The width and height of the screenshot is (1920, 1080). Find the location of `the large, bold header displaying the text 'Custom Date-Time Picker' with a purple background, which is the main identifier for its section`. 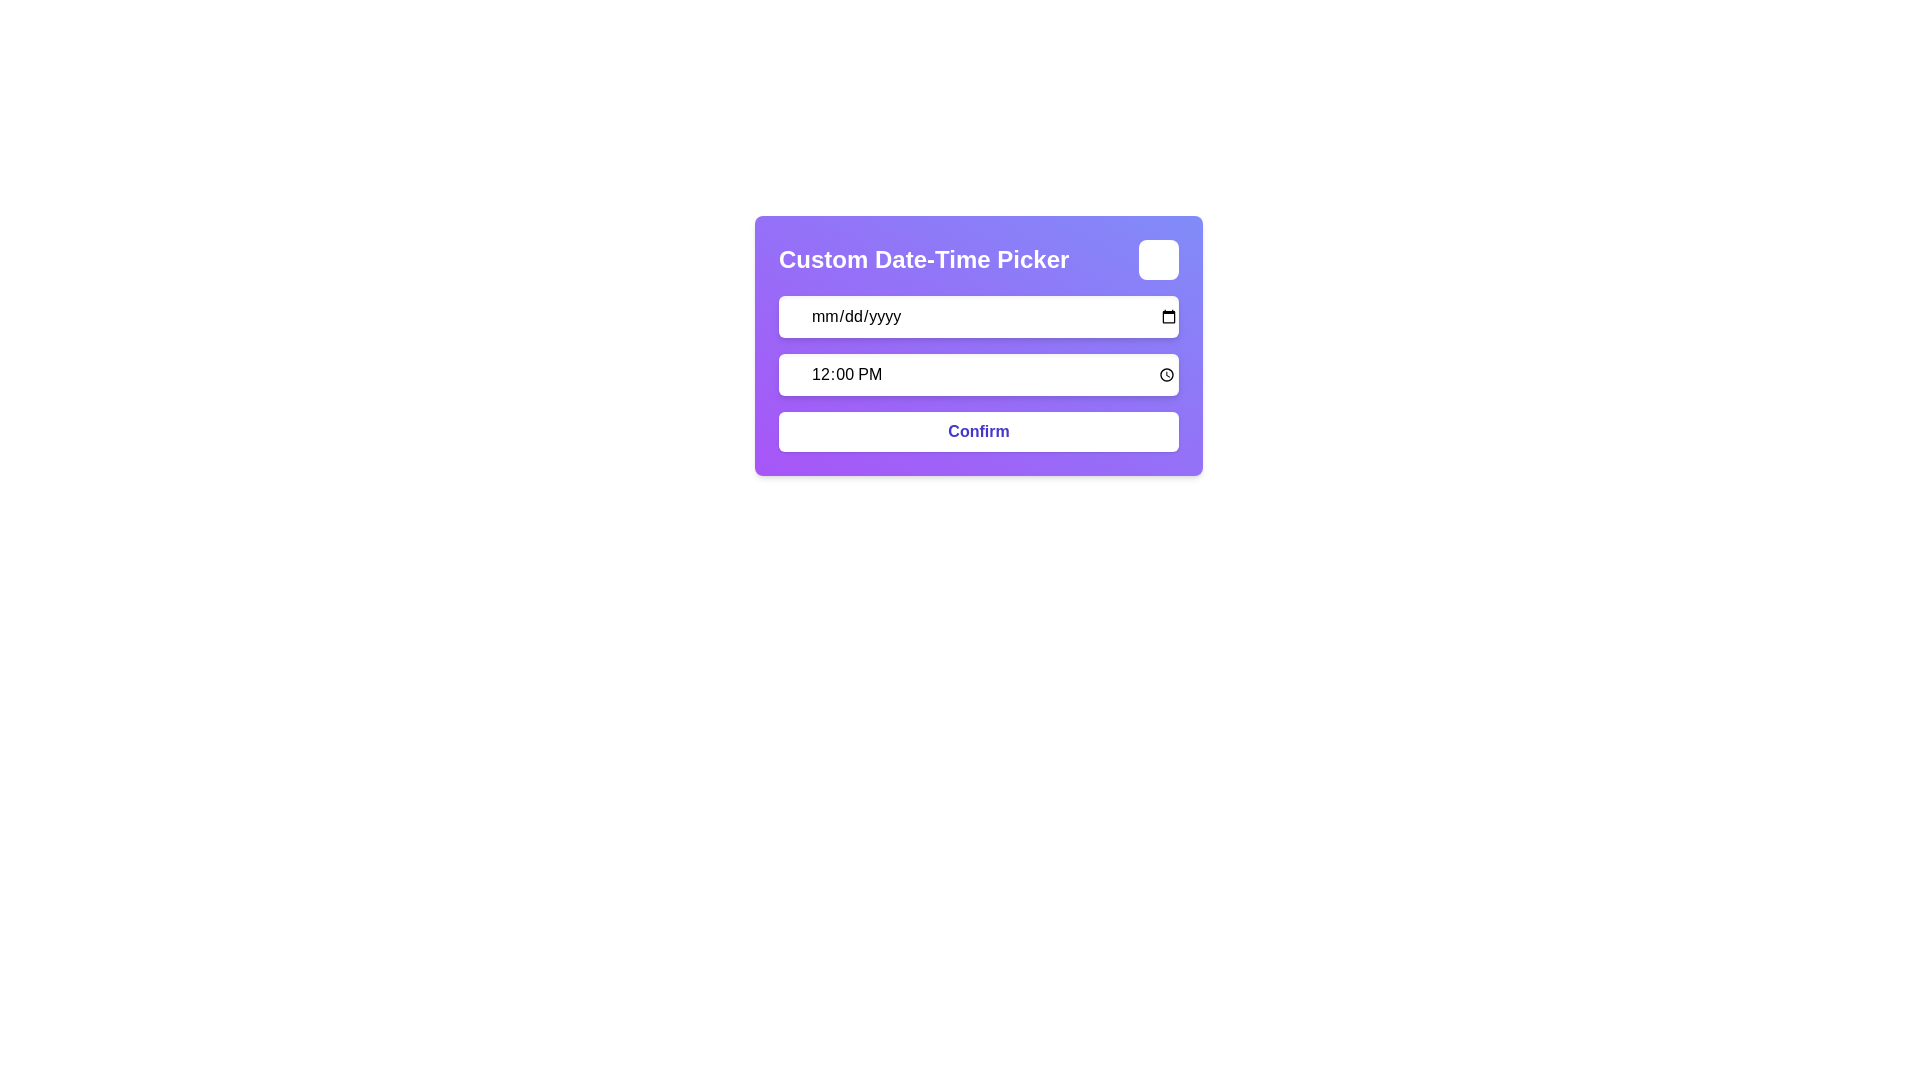

the large, bold header displaying the text 'Custom Date-Time Picker' with a purple background, which is the main identifier for its section is located at coordinates (923, 258).